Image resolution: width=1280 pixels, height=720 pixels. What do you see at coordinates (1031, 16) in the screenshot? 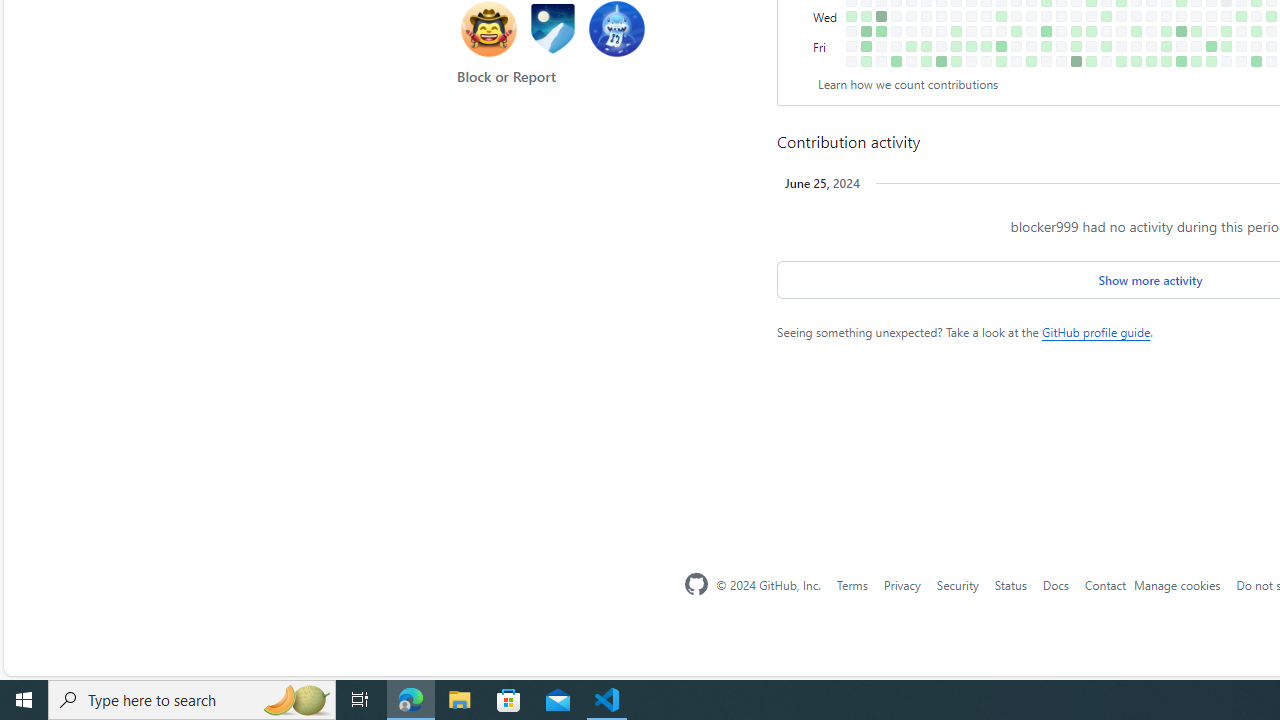
I see `'No contributions on March 27th.'` at bounding box center [1031, 16].